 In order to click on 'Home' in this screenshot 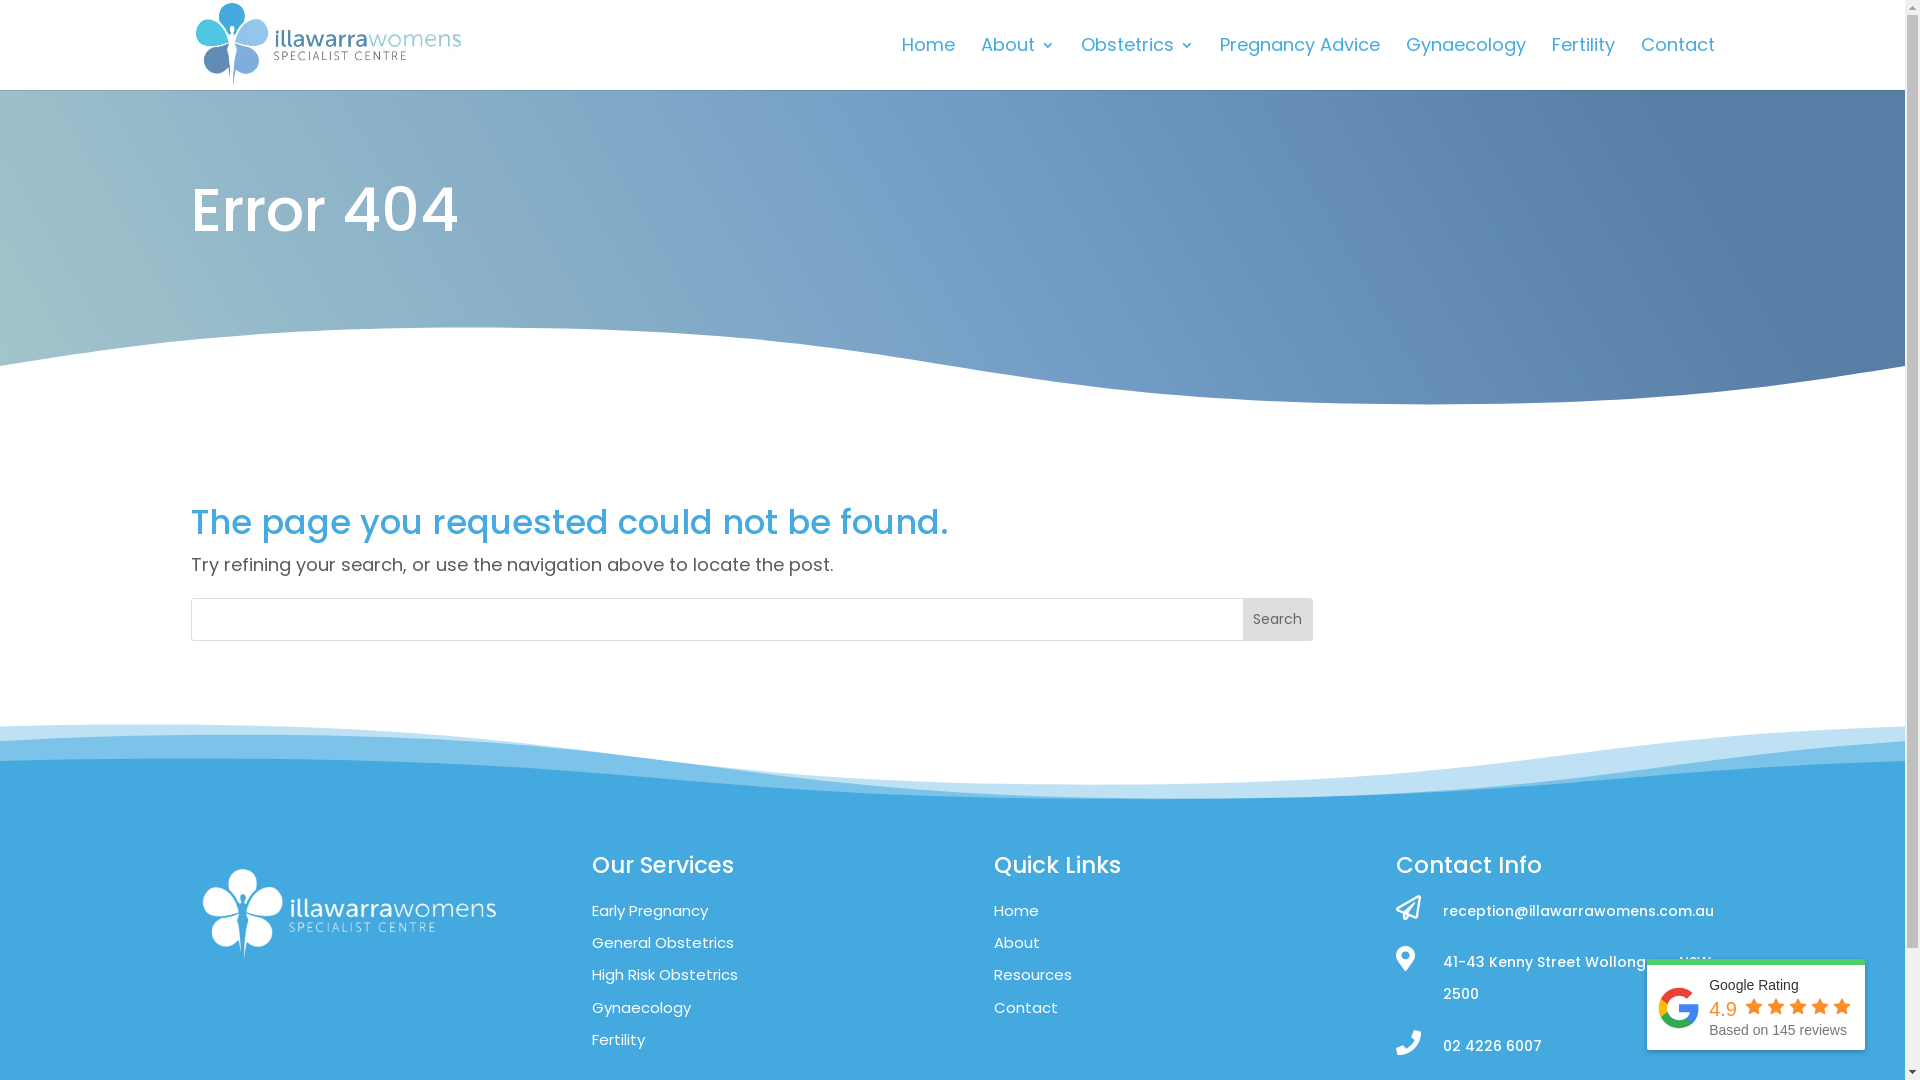, I will do `click(927, 63)`.